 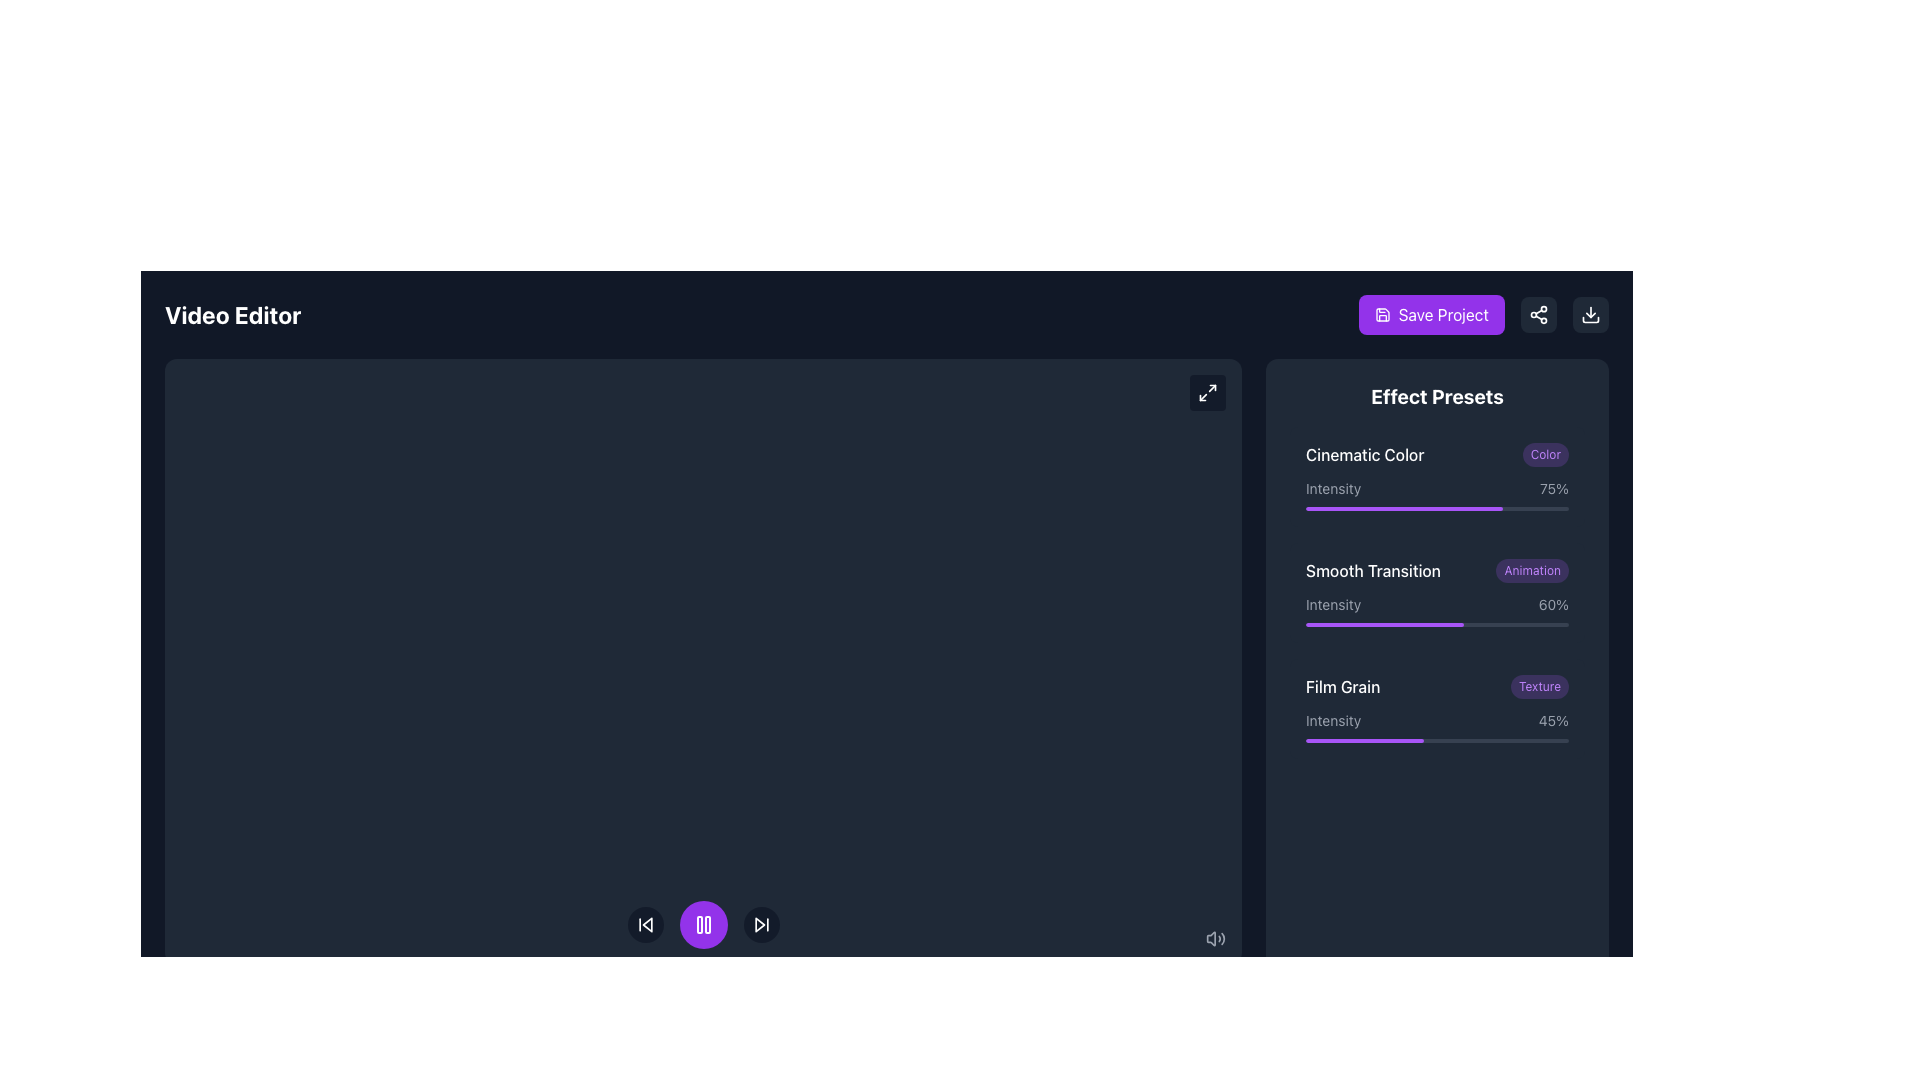 What do you see at coordinates (1410, 508) in the screenshot?
I see `Cinematic Color Intensity` at bounding box center [1410, 508].